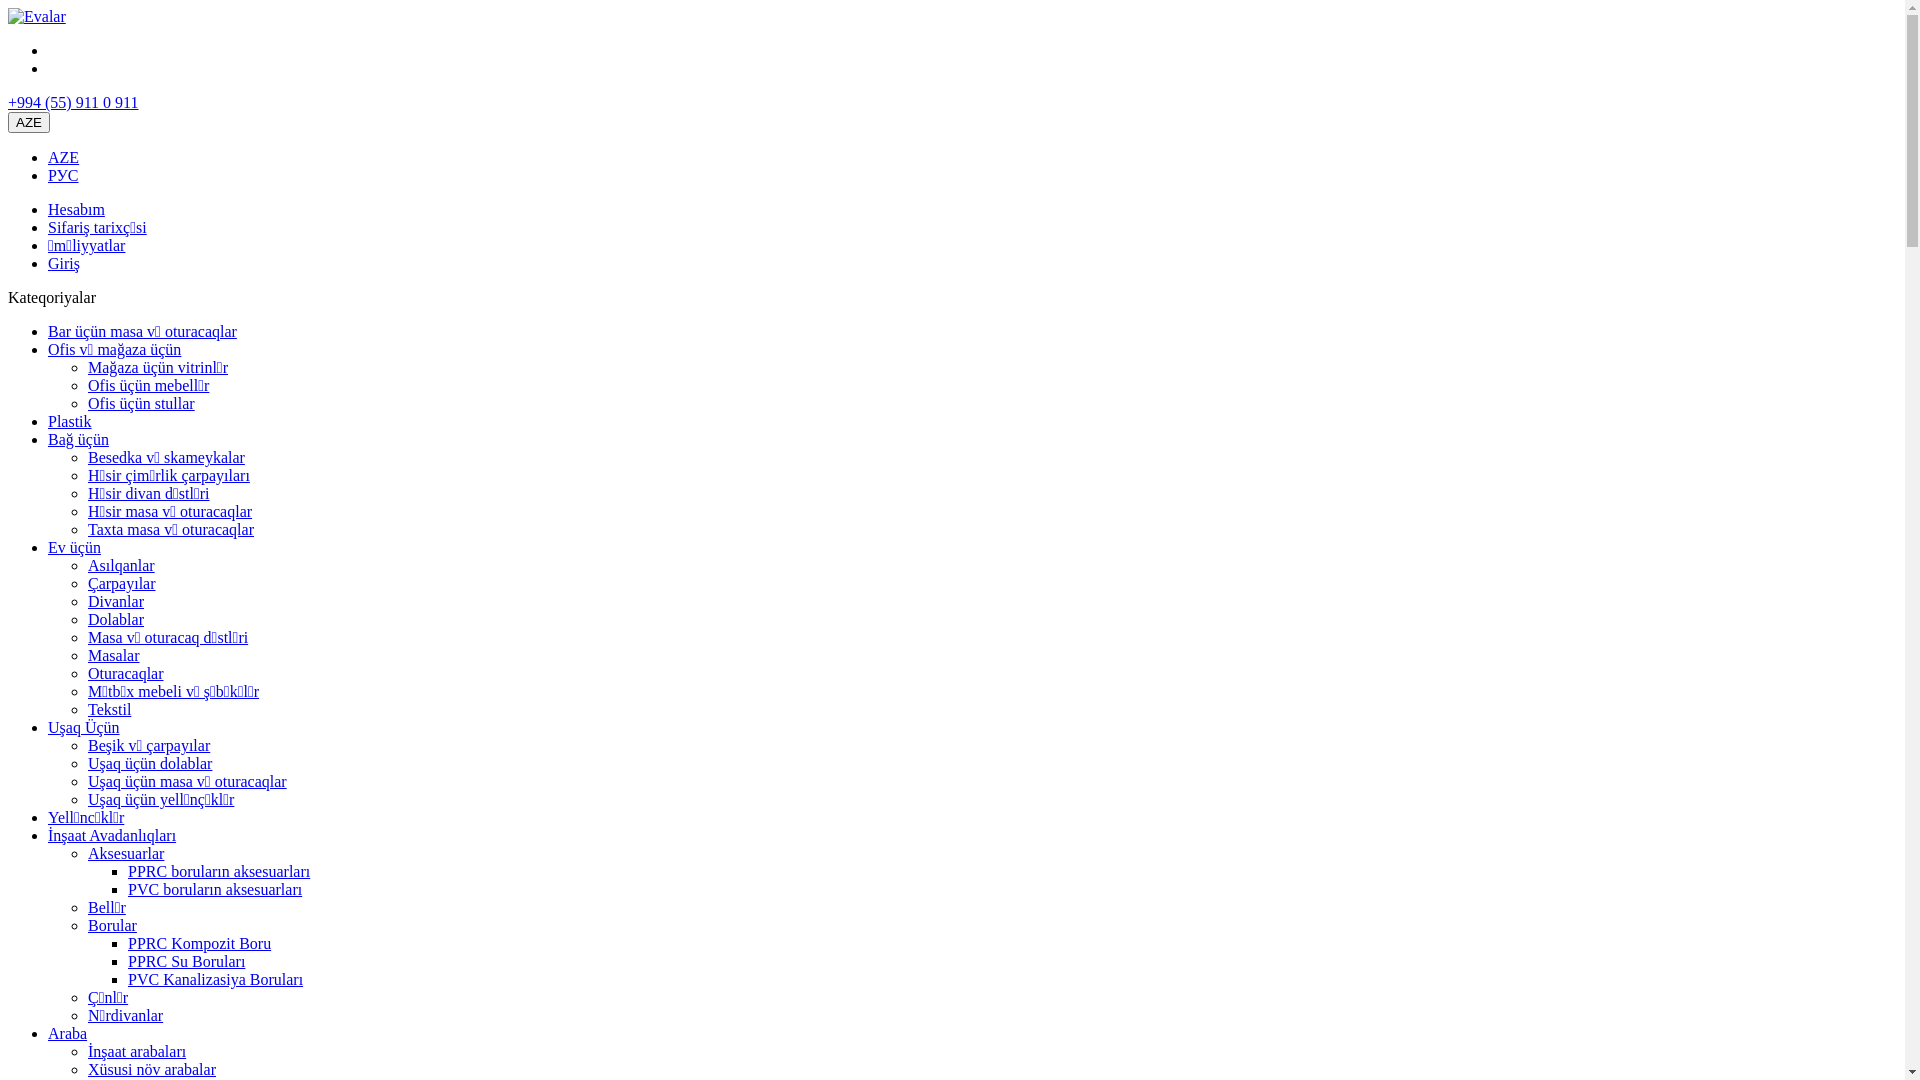  What do you see at coordinates (114, 600) in the screenshot?
I see `'Divanlar'` at bounding box center [114, 600].